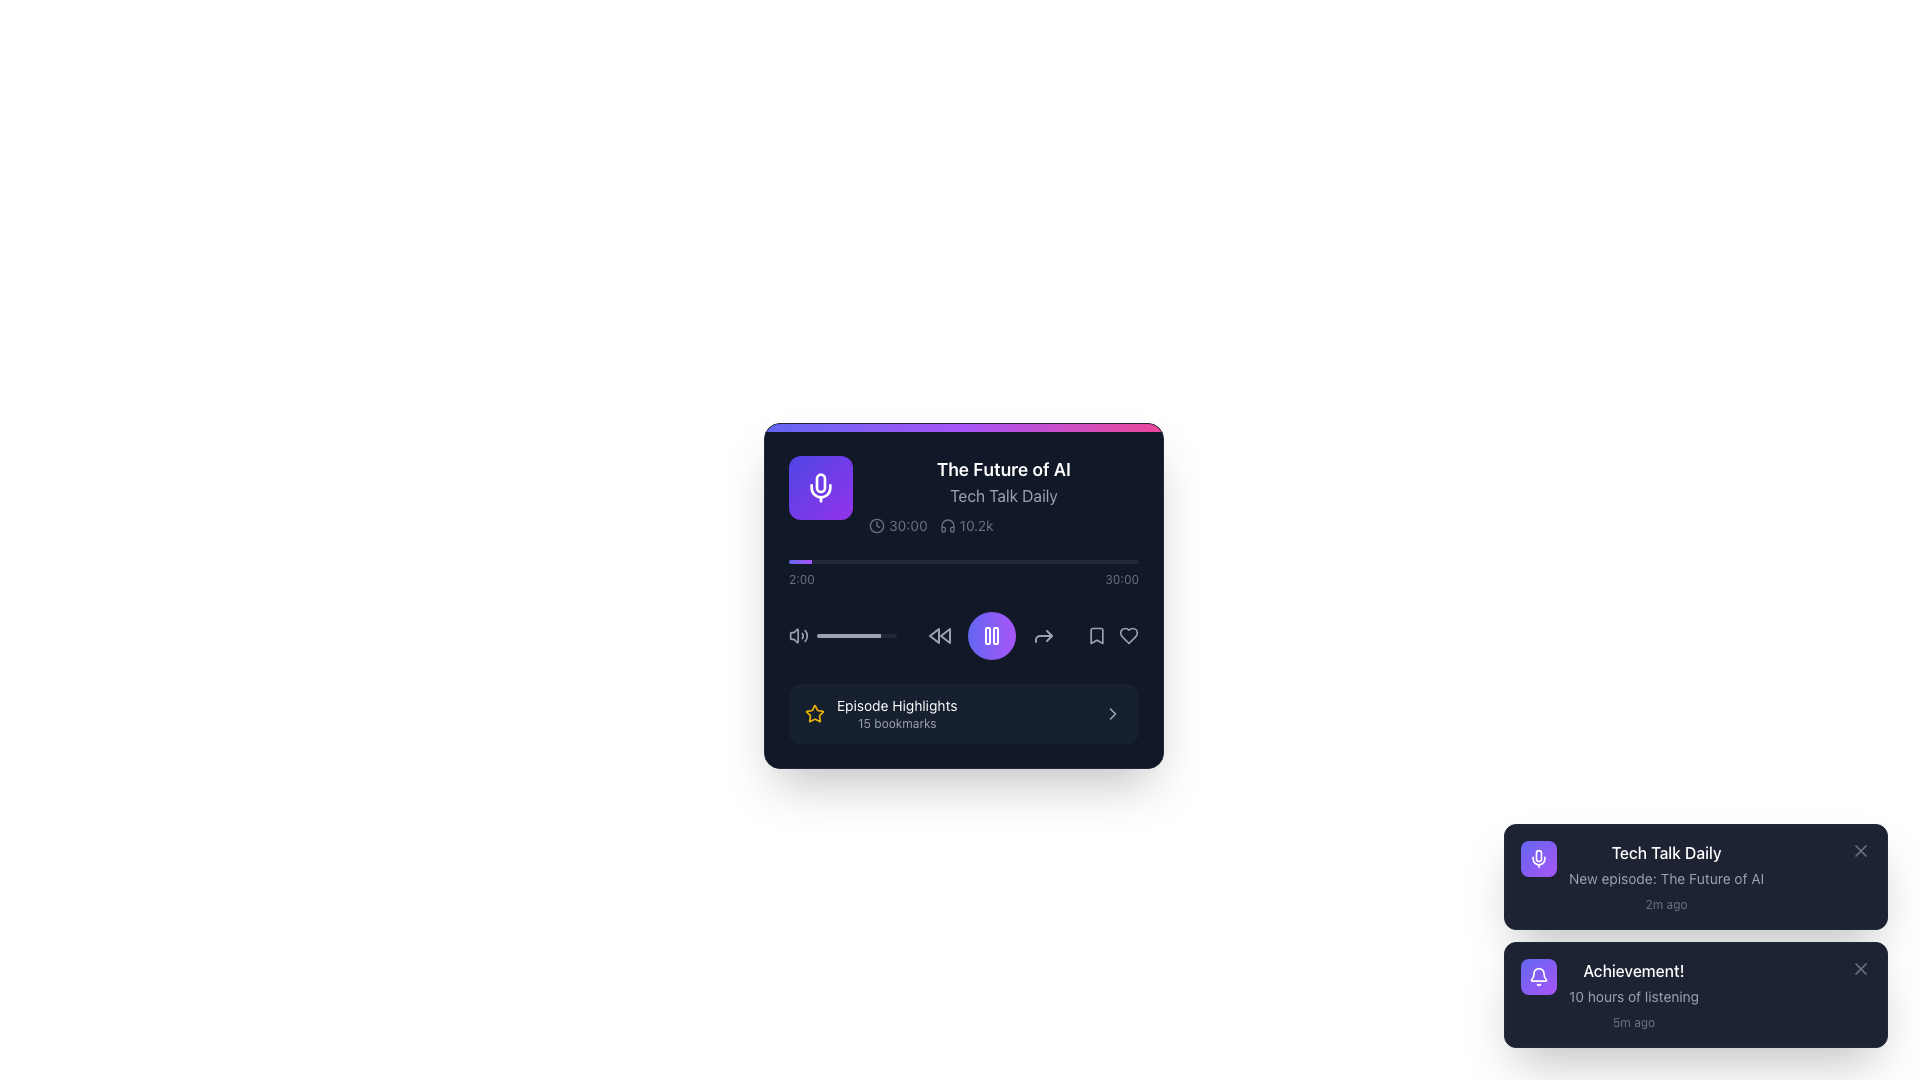 The width and height of the screenshot is (1920, 1080). What do you see at coordinates (830, 636) in the screenshot?
I see `the volume` at bounding box center [830, 636].